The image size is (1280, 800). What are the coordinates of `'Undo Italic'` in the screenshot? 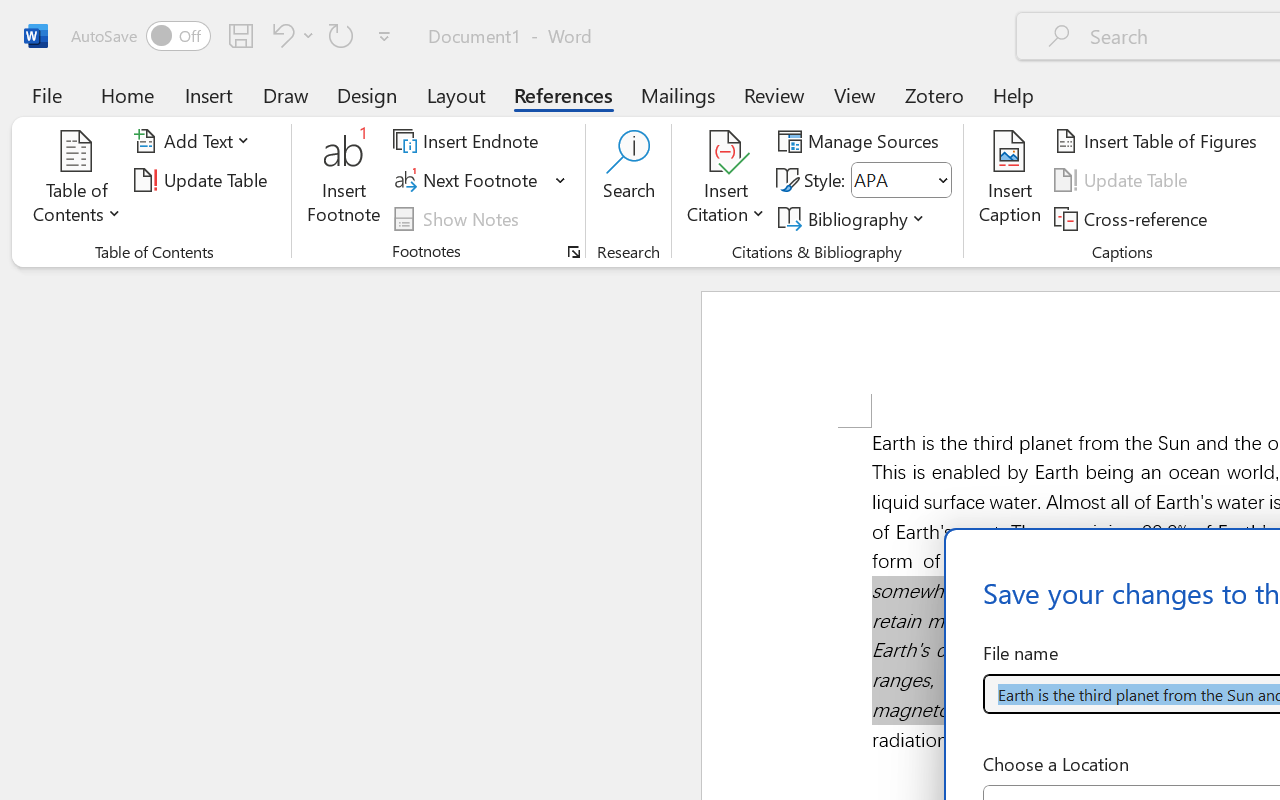 It's located at (279, 34).